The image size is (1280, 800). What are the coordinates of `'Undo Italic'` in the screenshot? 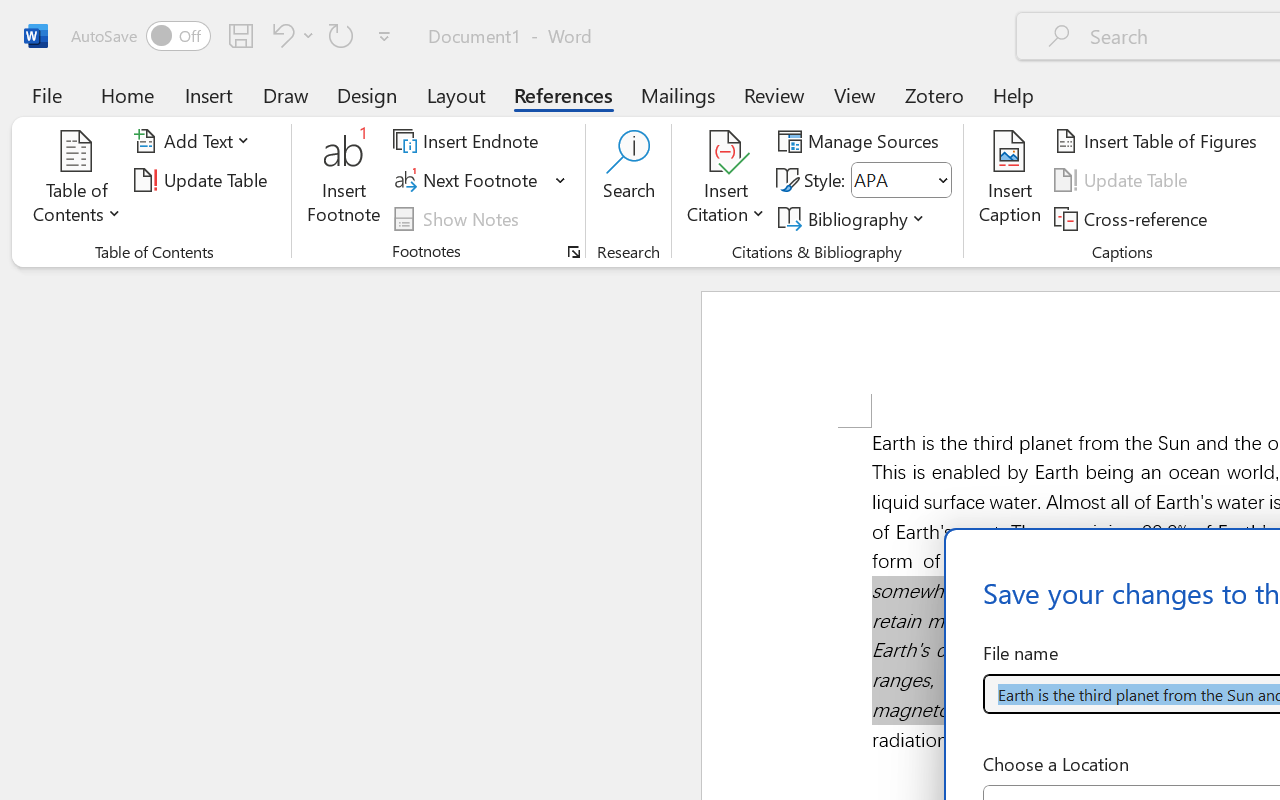 It's located at (279, 34).